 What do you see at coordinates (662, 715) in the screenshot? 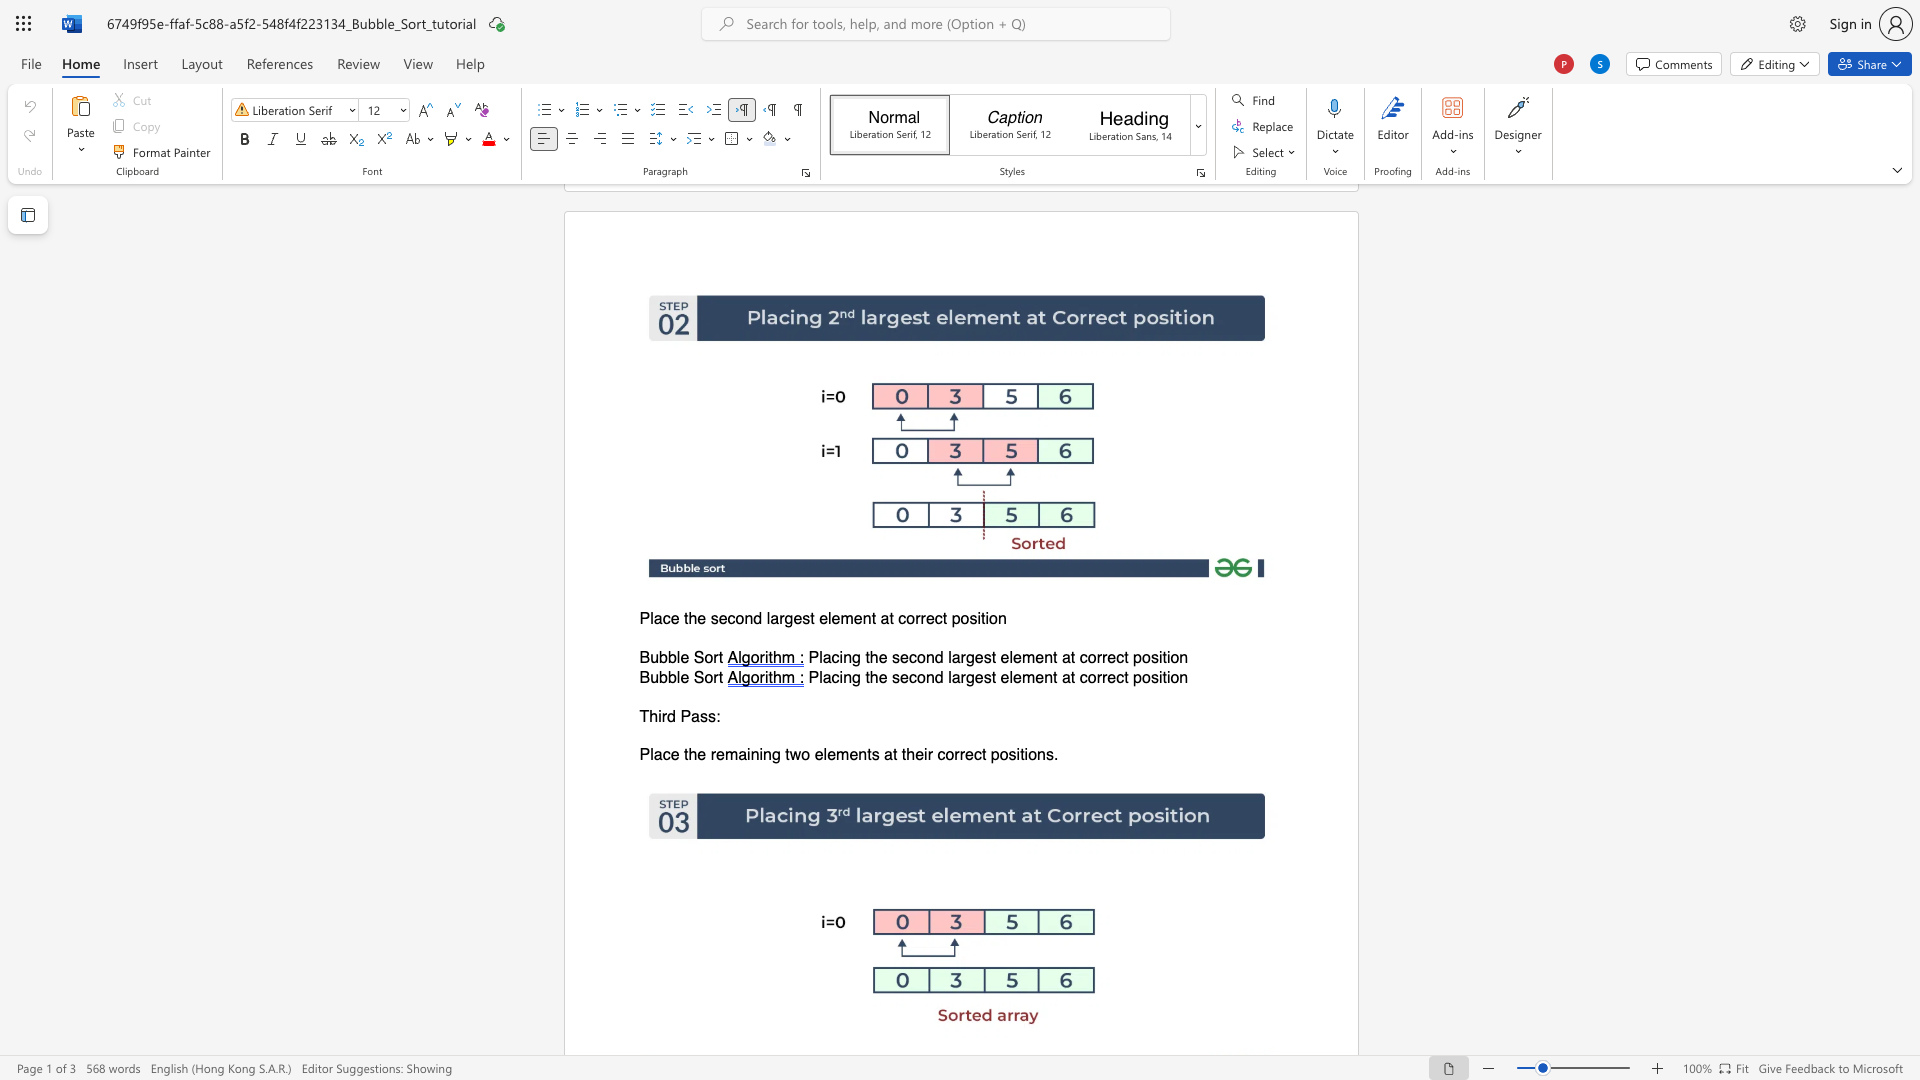
I see `the space between the continuous character "i" and "r" in the text` at bounding box center [662, 715].